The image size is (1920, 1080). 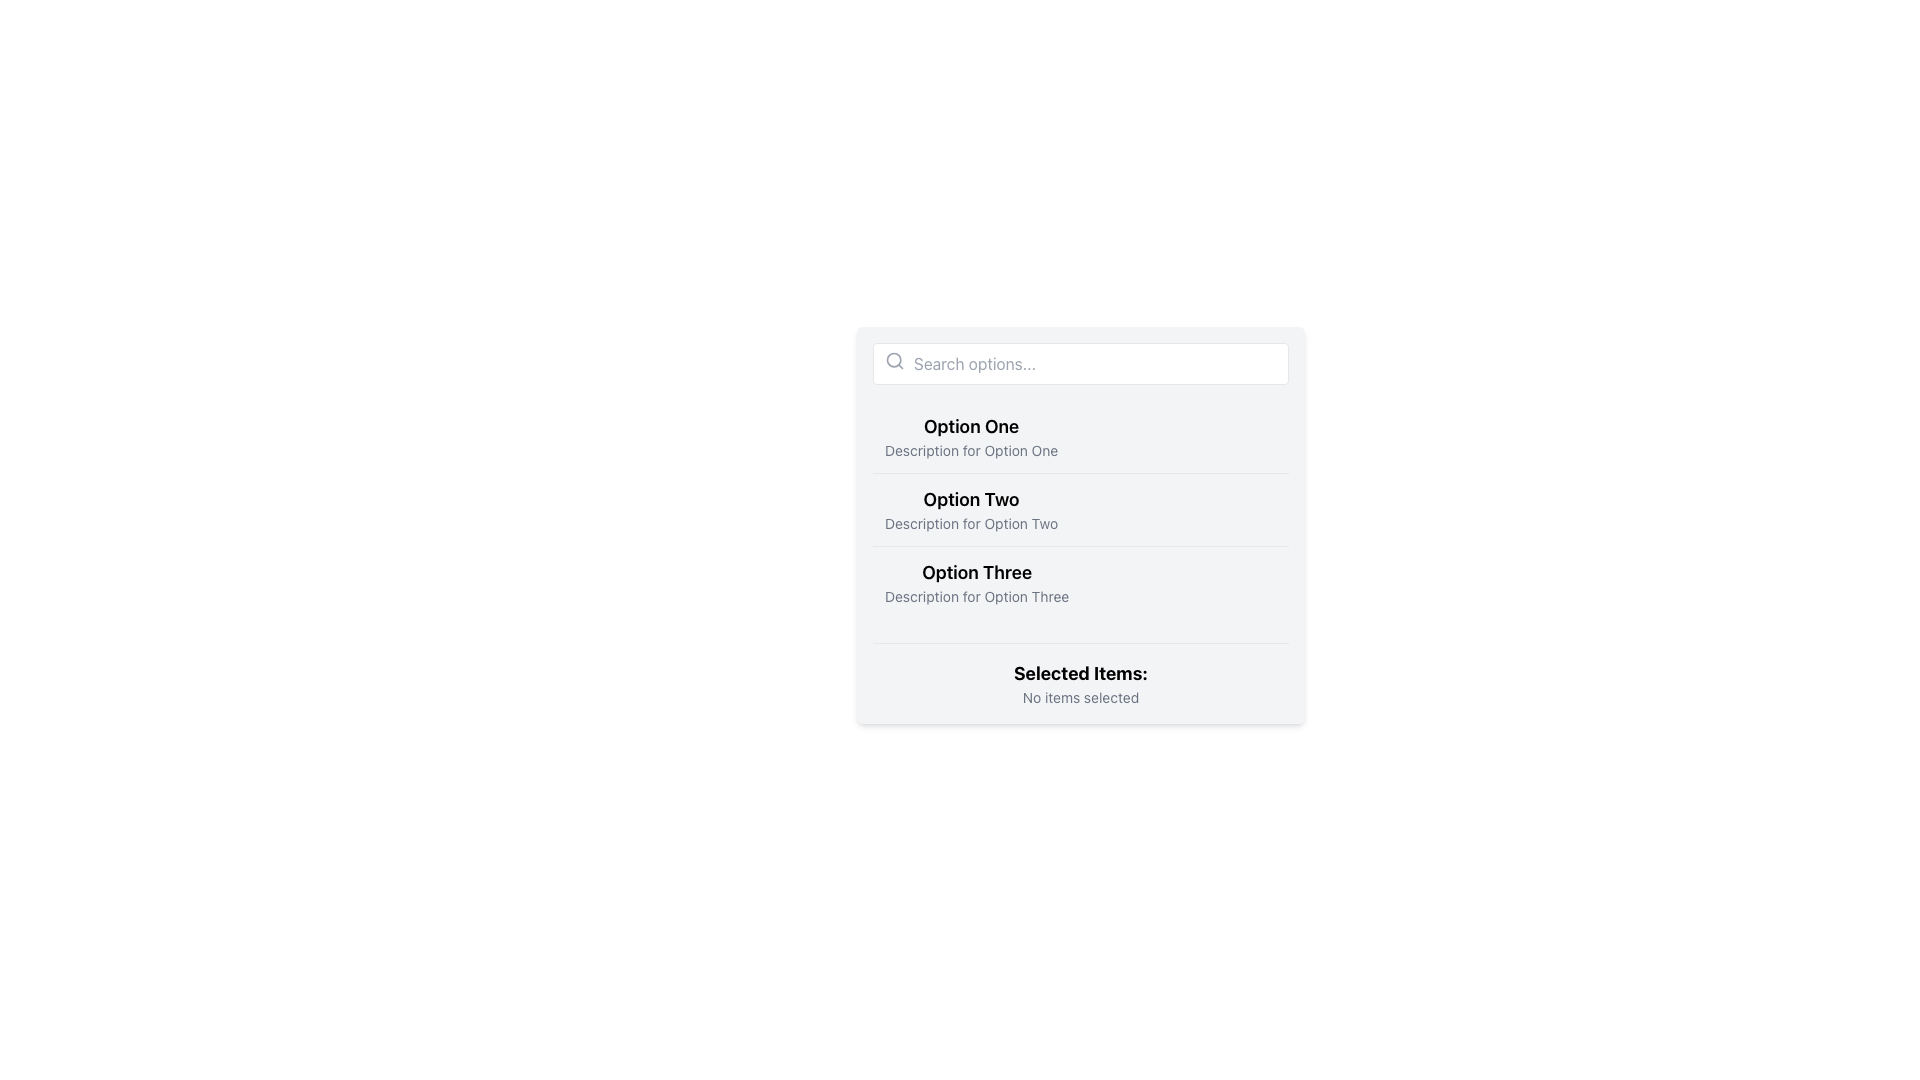 I want to click on the Interactive List Item titled 'Option One' with the description 'Description for Option One'. This item is the first in a vertical list and is directly below the search bar, so click(x=1079, y=435).